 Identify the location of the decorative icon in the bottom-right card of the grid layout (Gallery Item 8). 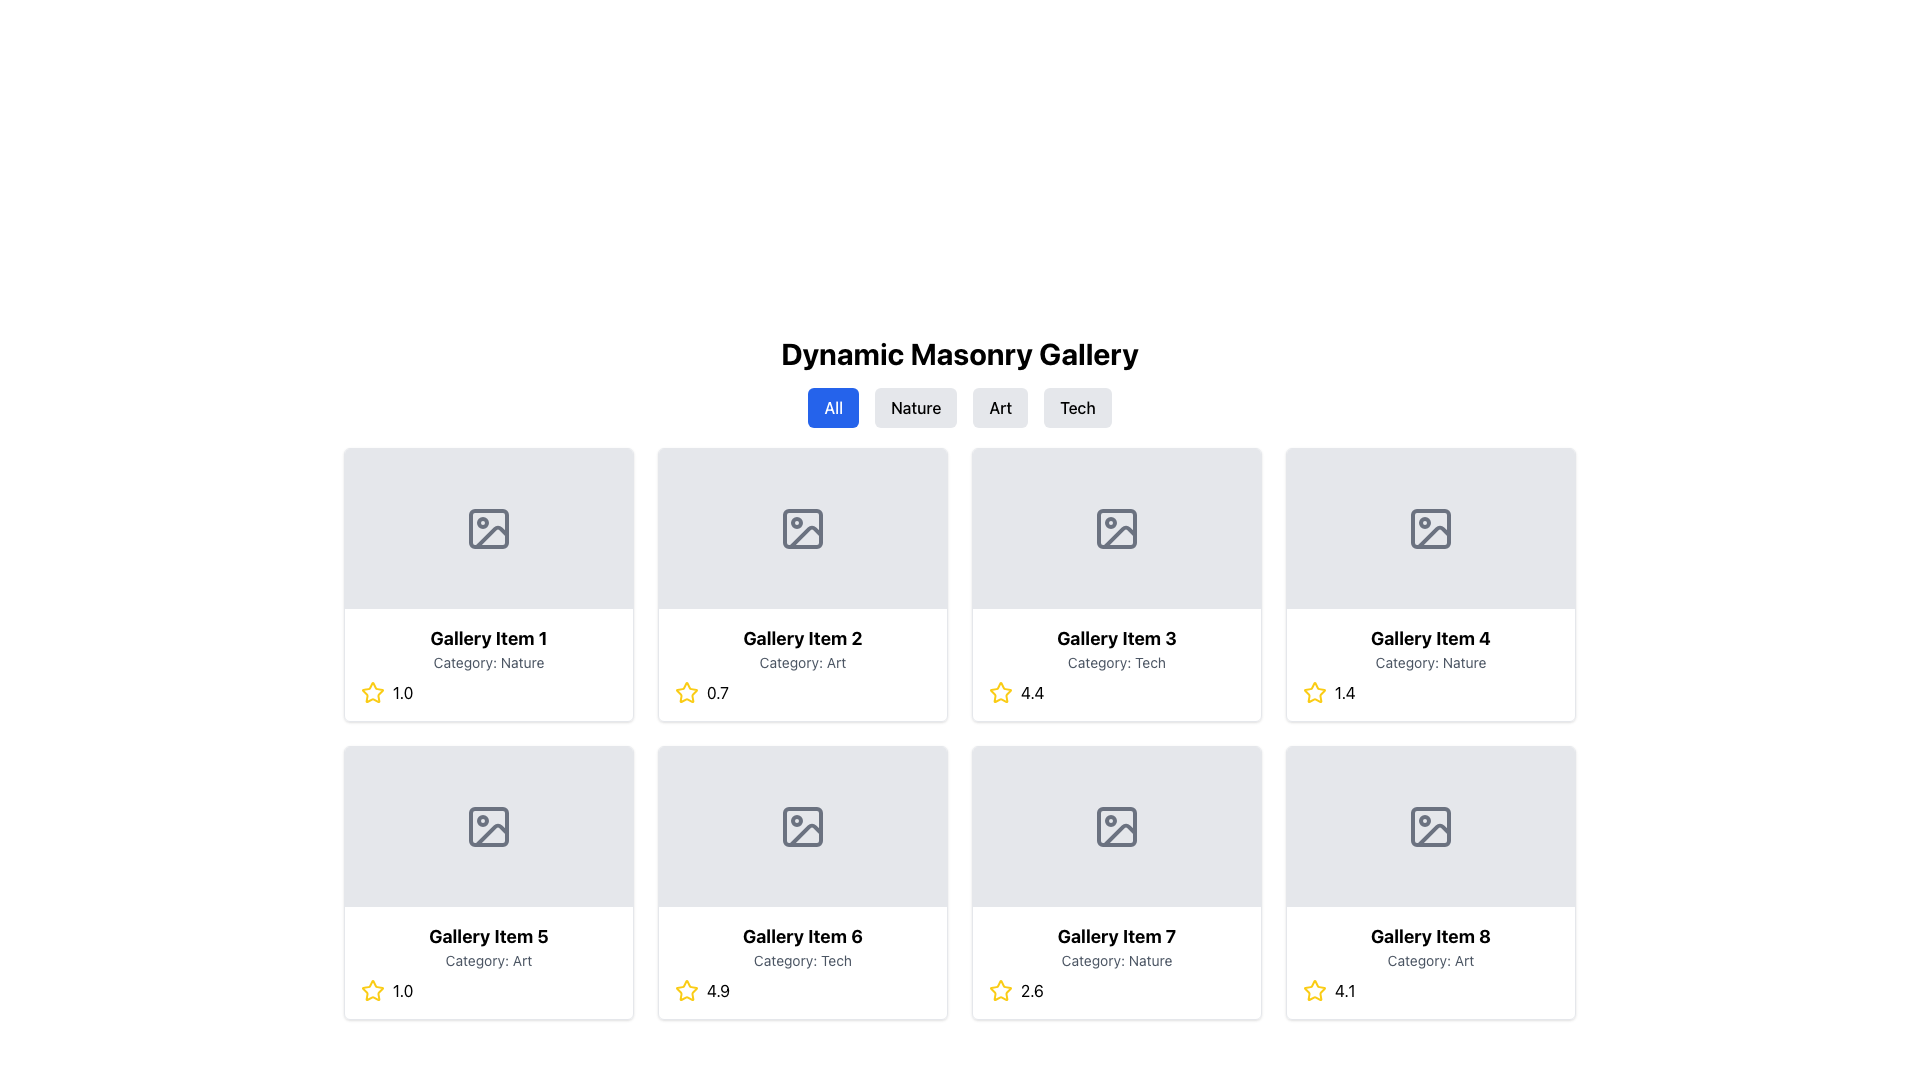
(1429, 826).